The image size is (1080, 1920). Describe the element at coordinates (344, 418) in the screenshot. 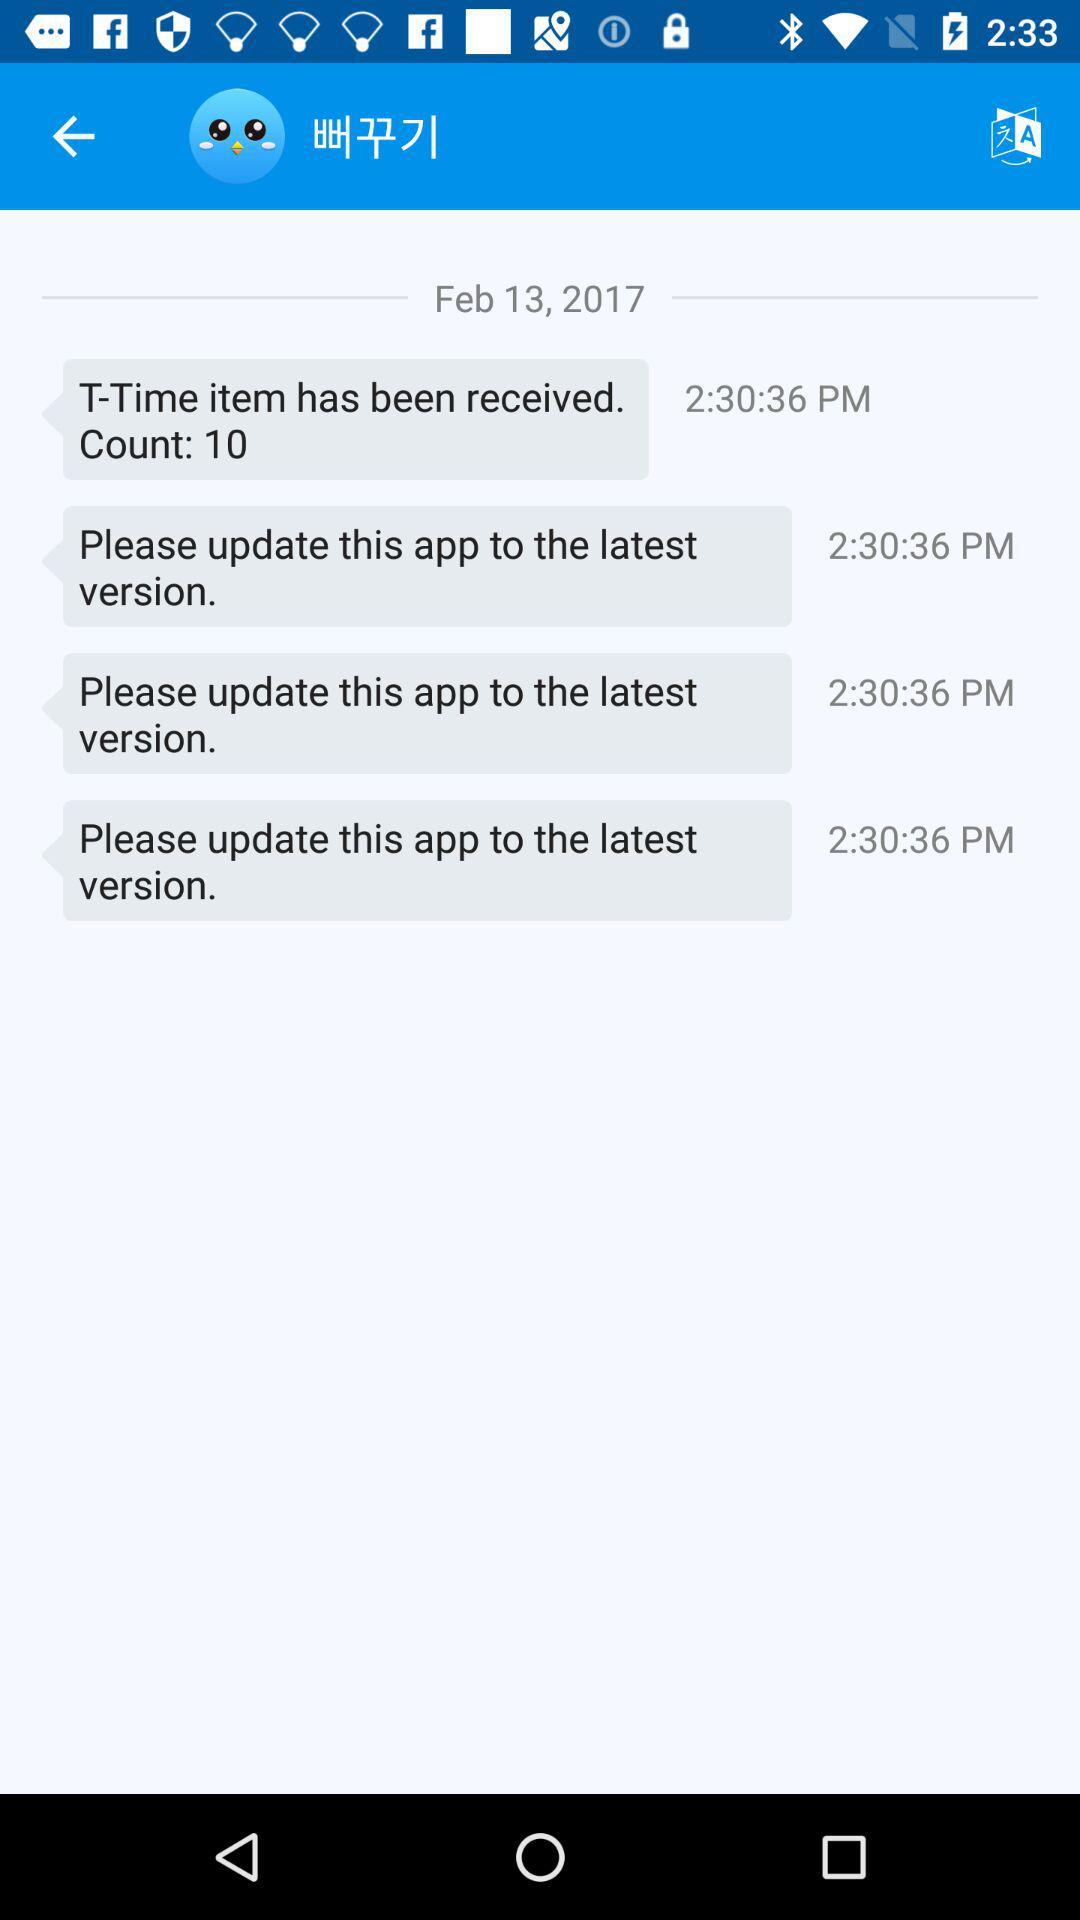

I see `item above please update this item` at that location.